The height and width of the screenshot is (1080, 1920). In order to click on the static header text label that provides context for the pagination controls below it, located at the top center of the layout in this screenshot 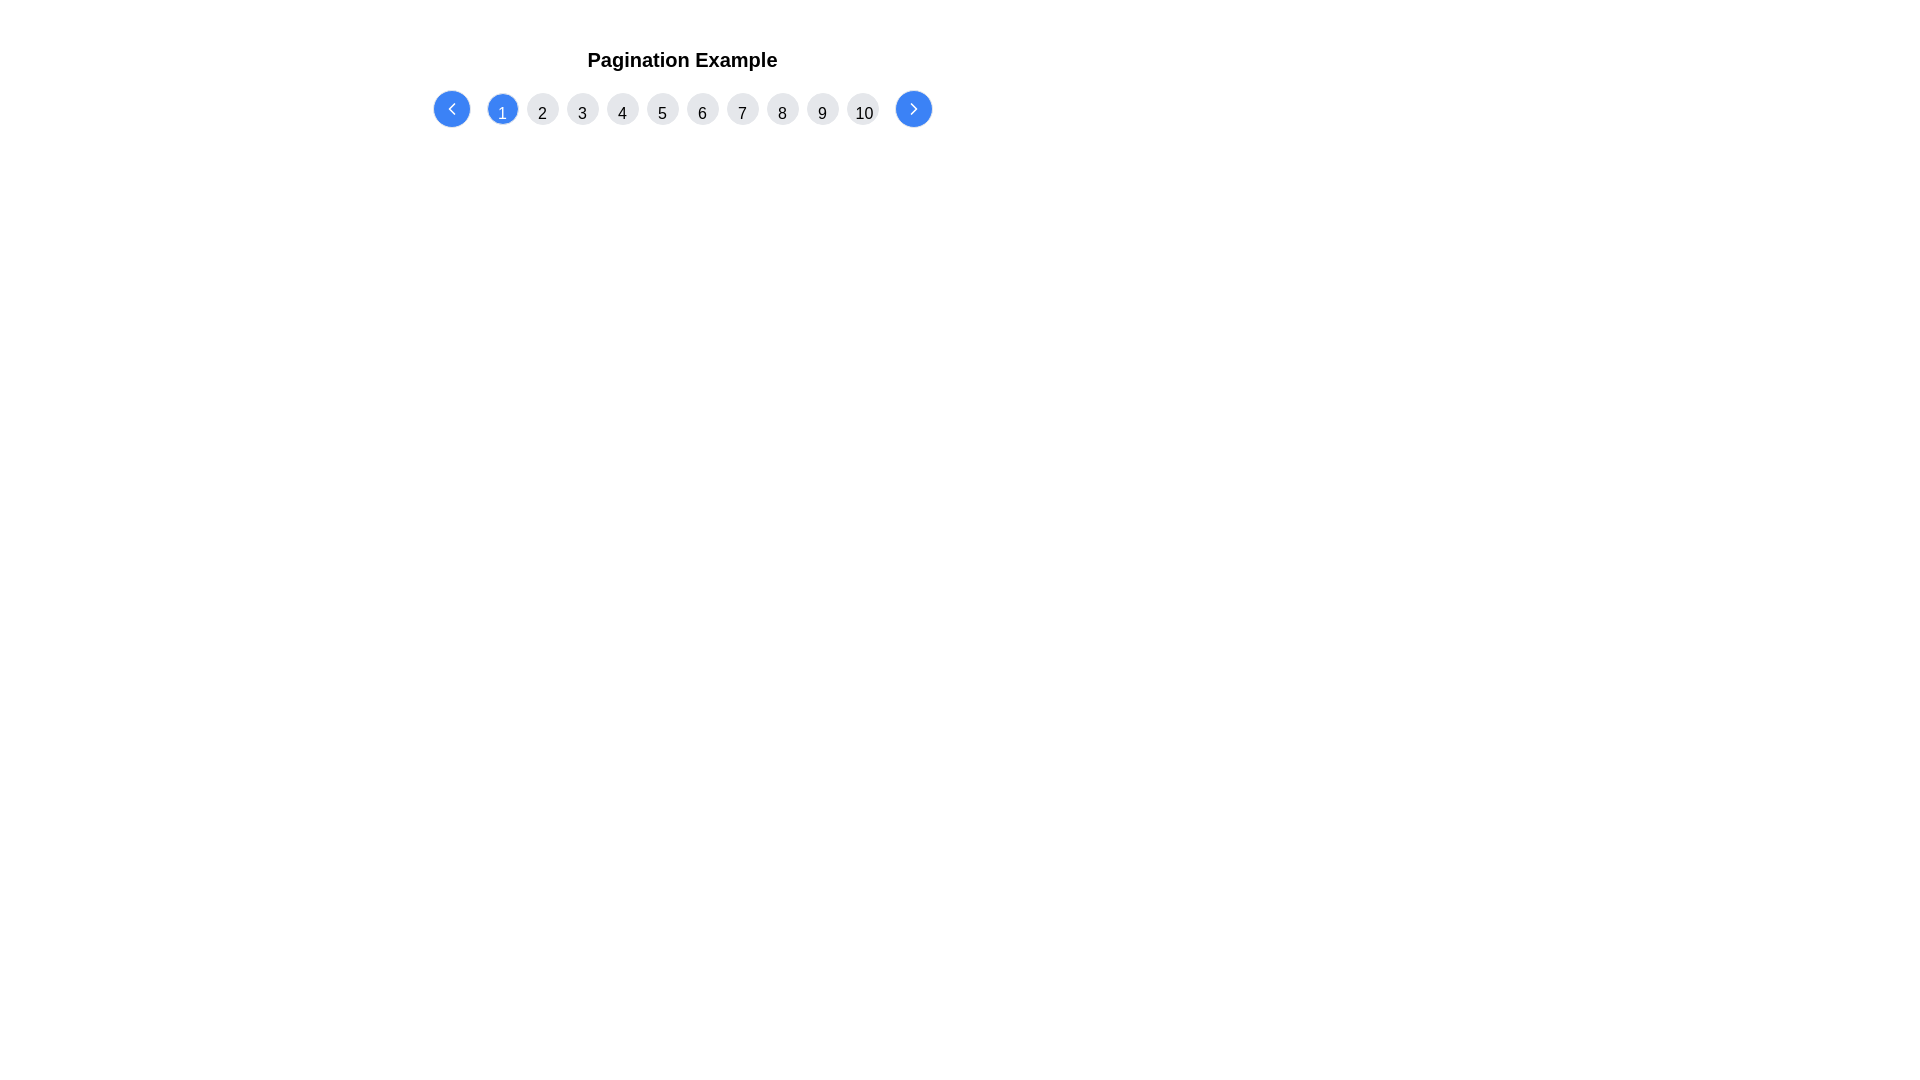, I will do `click(682, 59)`.